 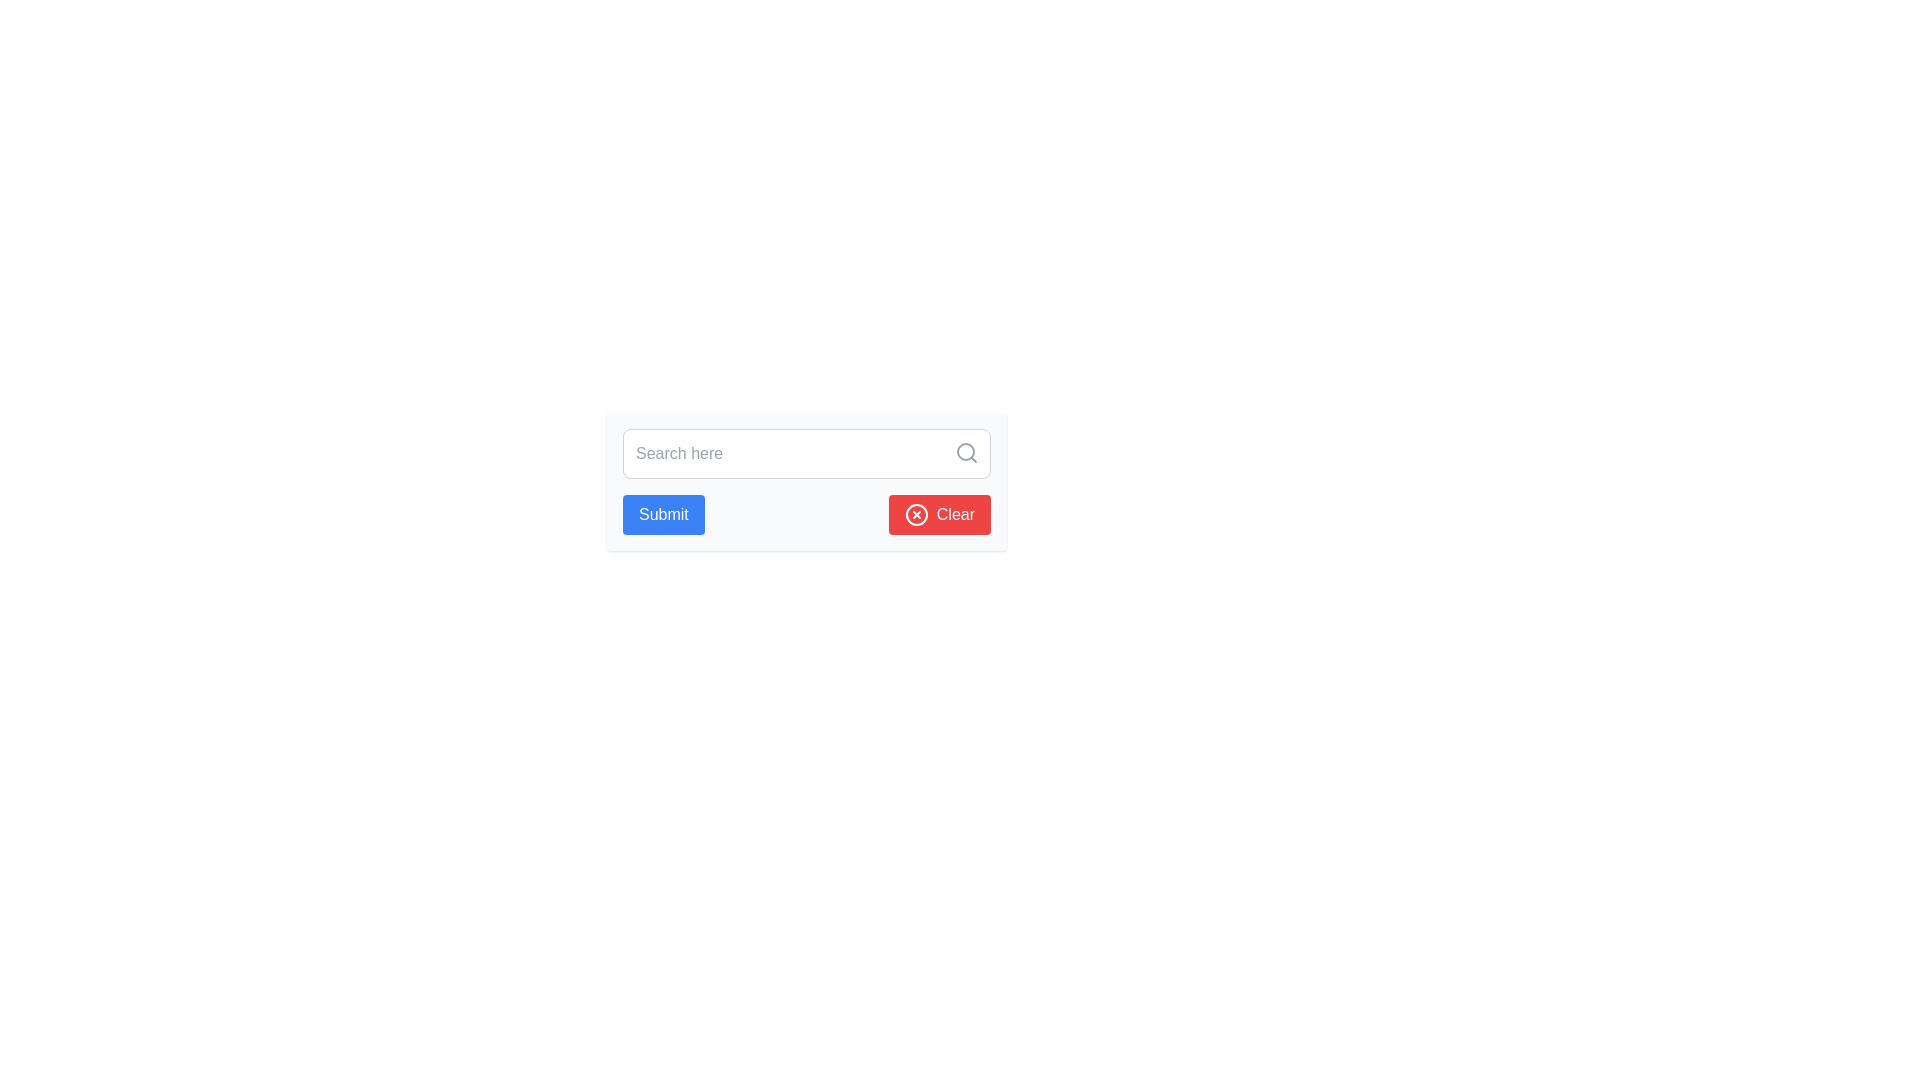 What do you see at coordinates (965, 451) in the screenshot?
I see `the circular part of the search icon, which is an SVG circle element located at the top-right corner of the input box` at bounding box center [965, 451].